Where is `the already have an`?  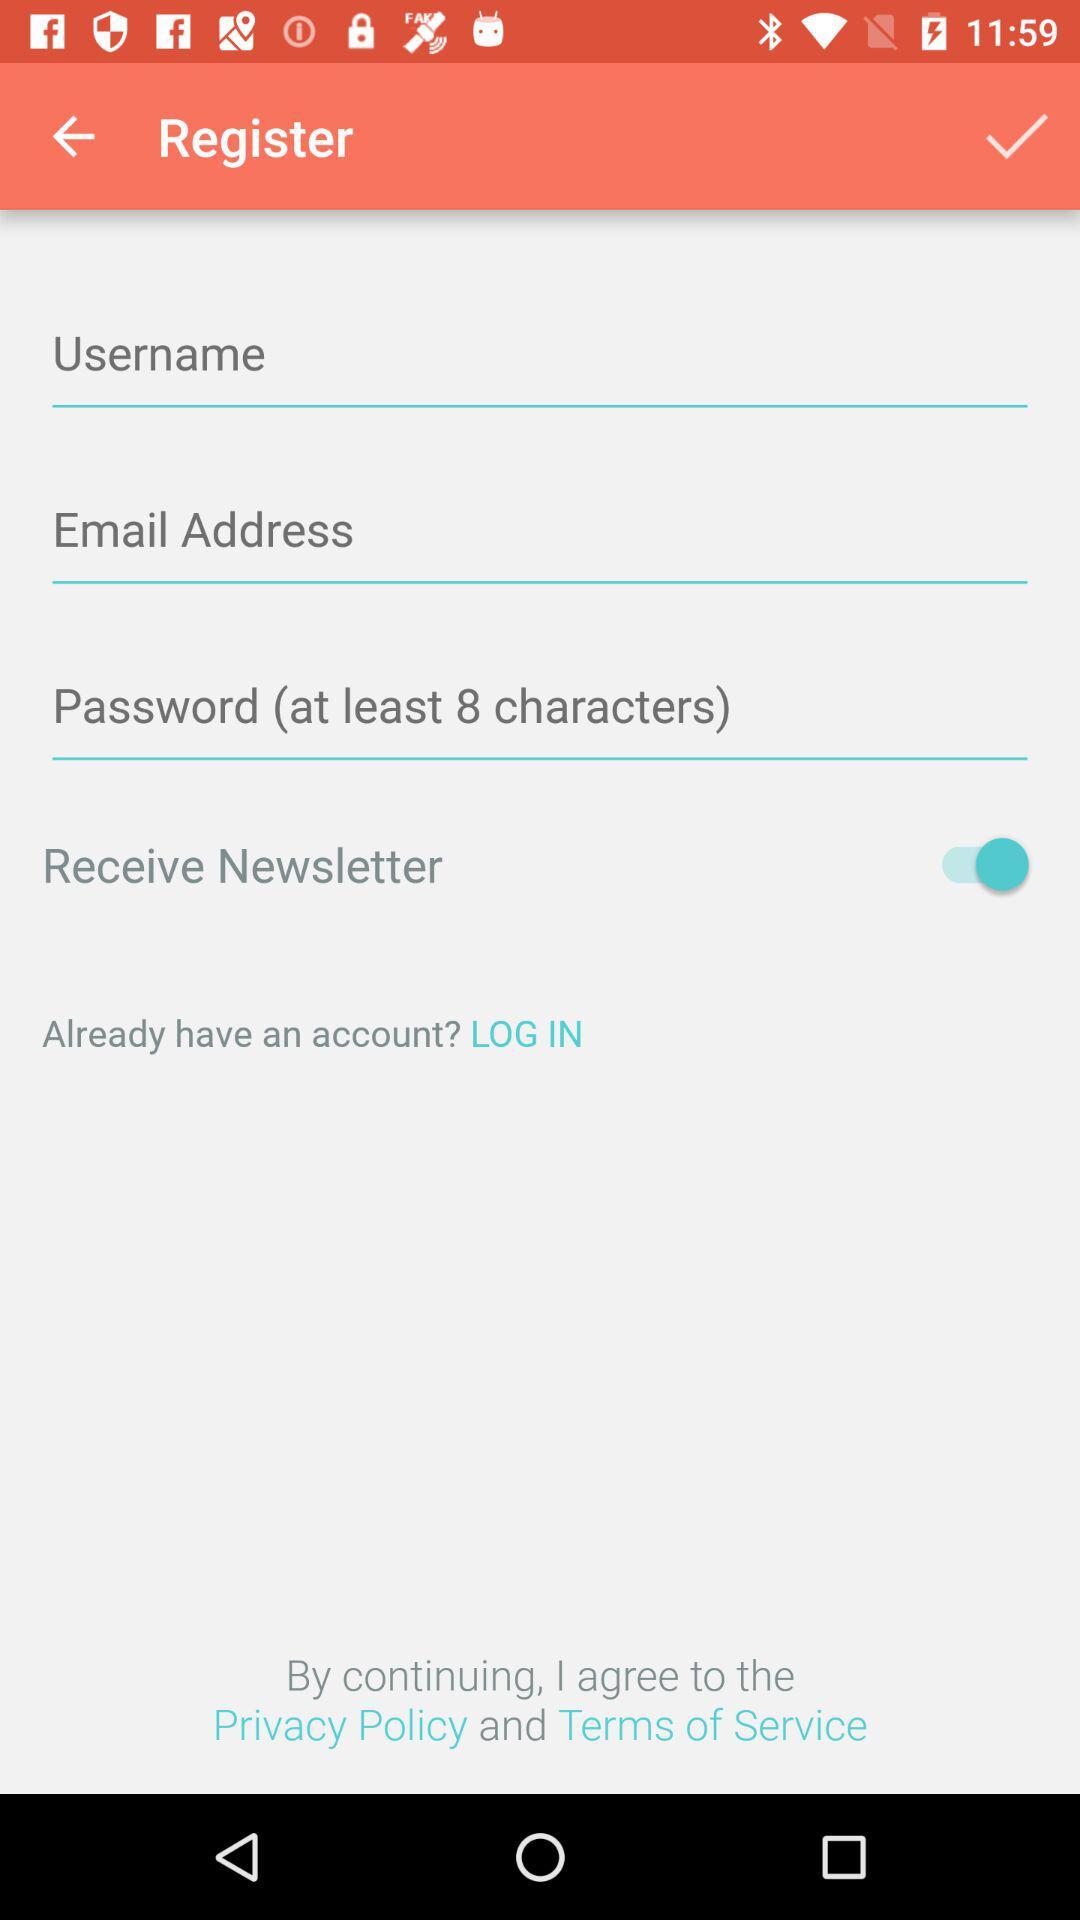 the already have an is located at coordinates (540, 1032).